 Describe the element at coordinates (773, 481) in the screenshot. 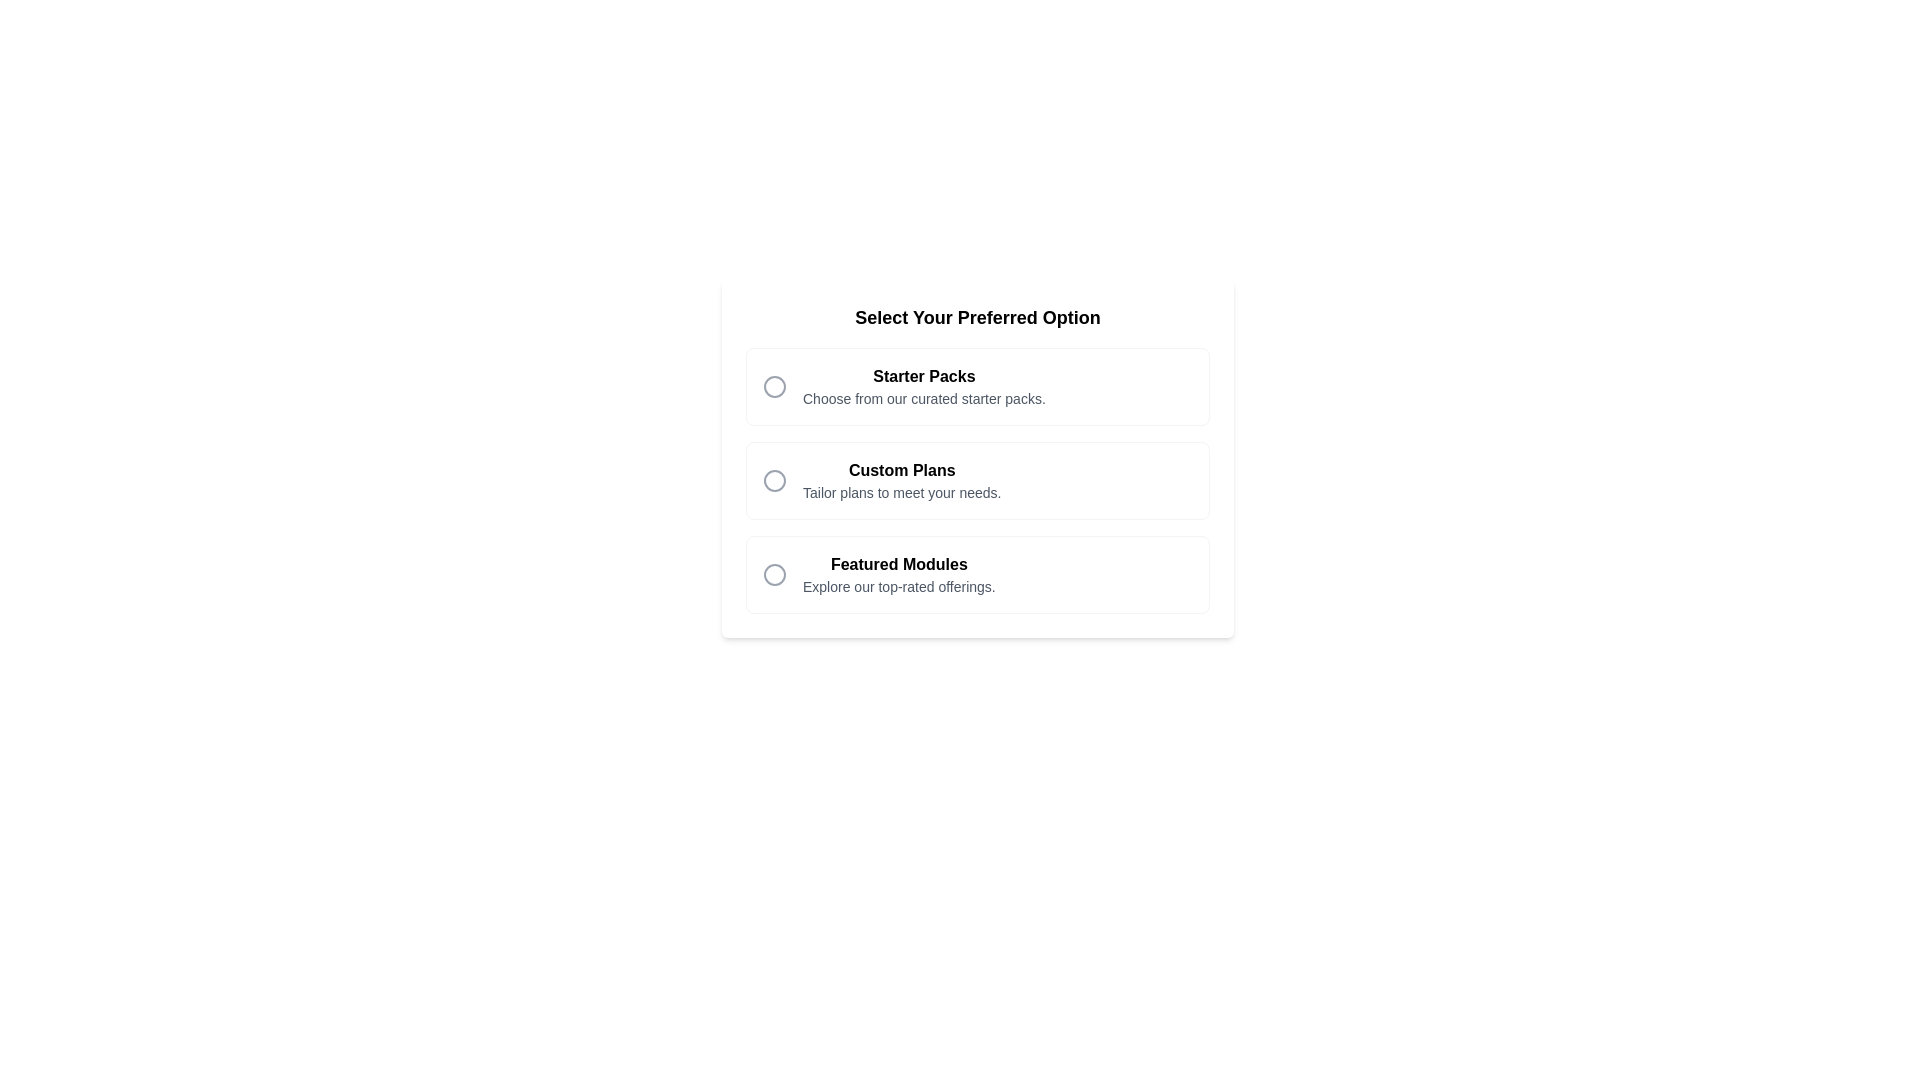

I see `the circular graphical indicator located in the second option row next to the 'Custom Plans' label` at that location.